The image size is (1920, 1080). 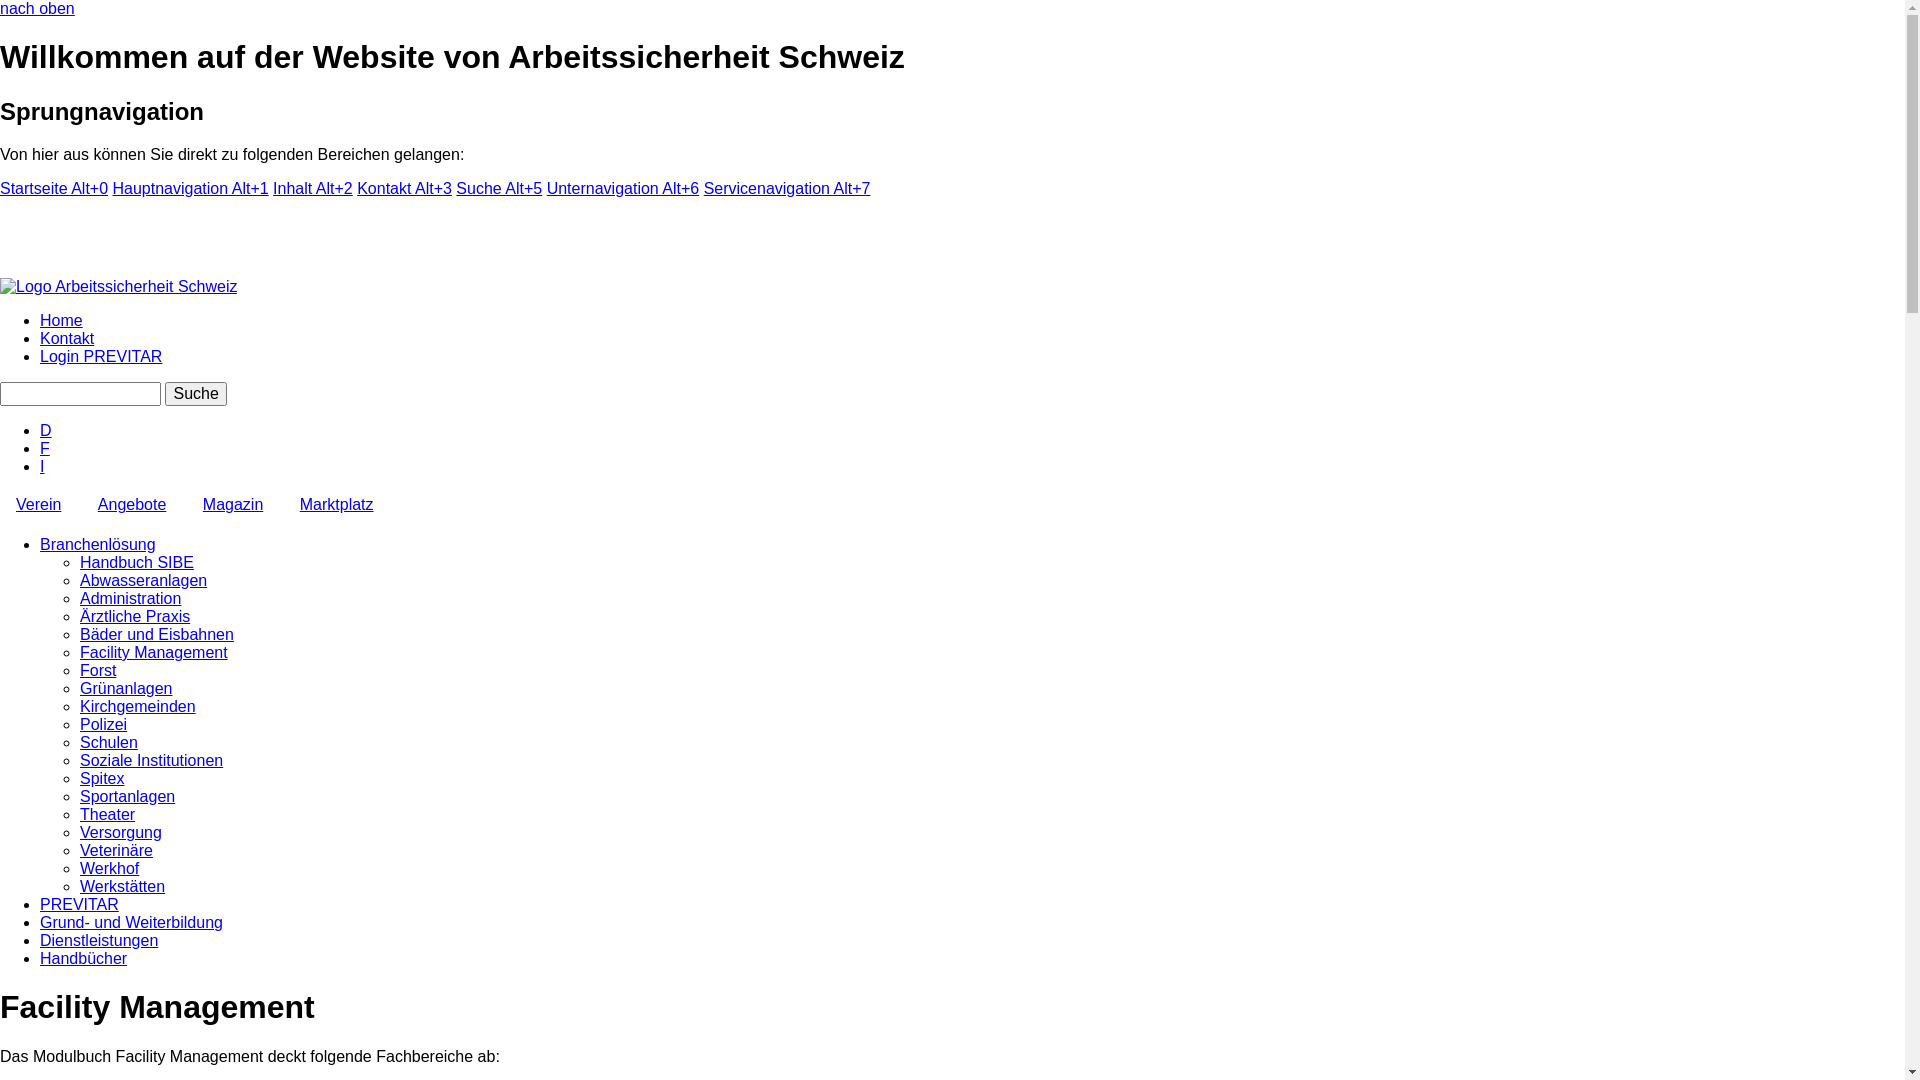 What do you see at coordinates (119, 832) in the screenshot?
I see `'Versorgung'` at bounding box center [119, 832].